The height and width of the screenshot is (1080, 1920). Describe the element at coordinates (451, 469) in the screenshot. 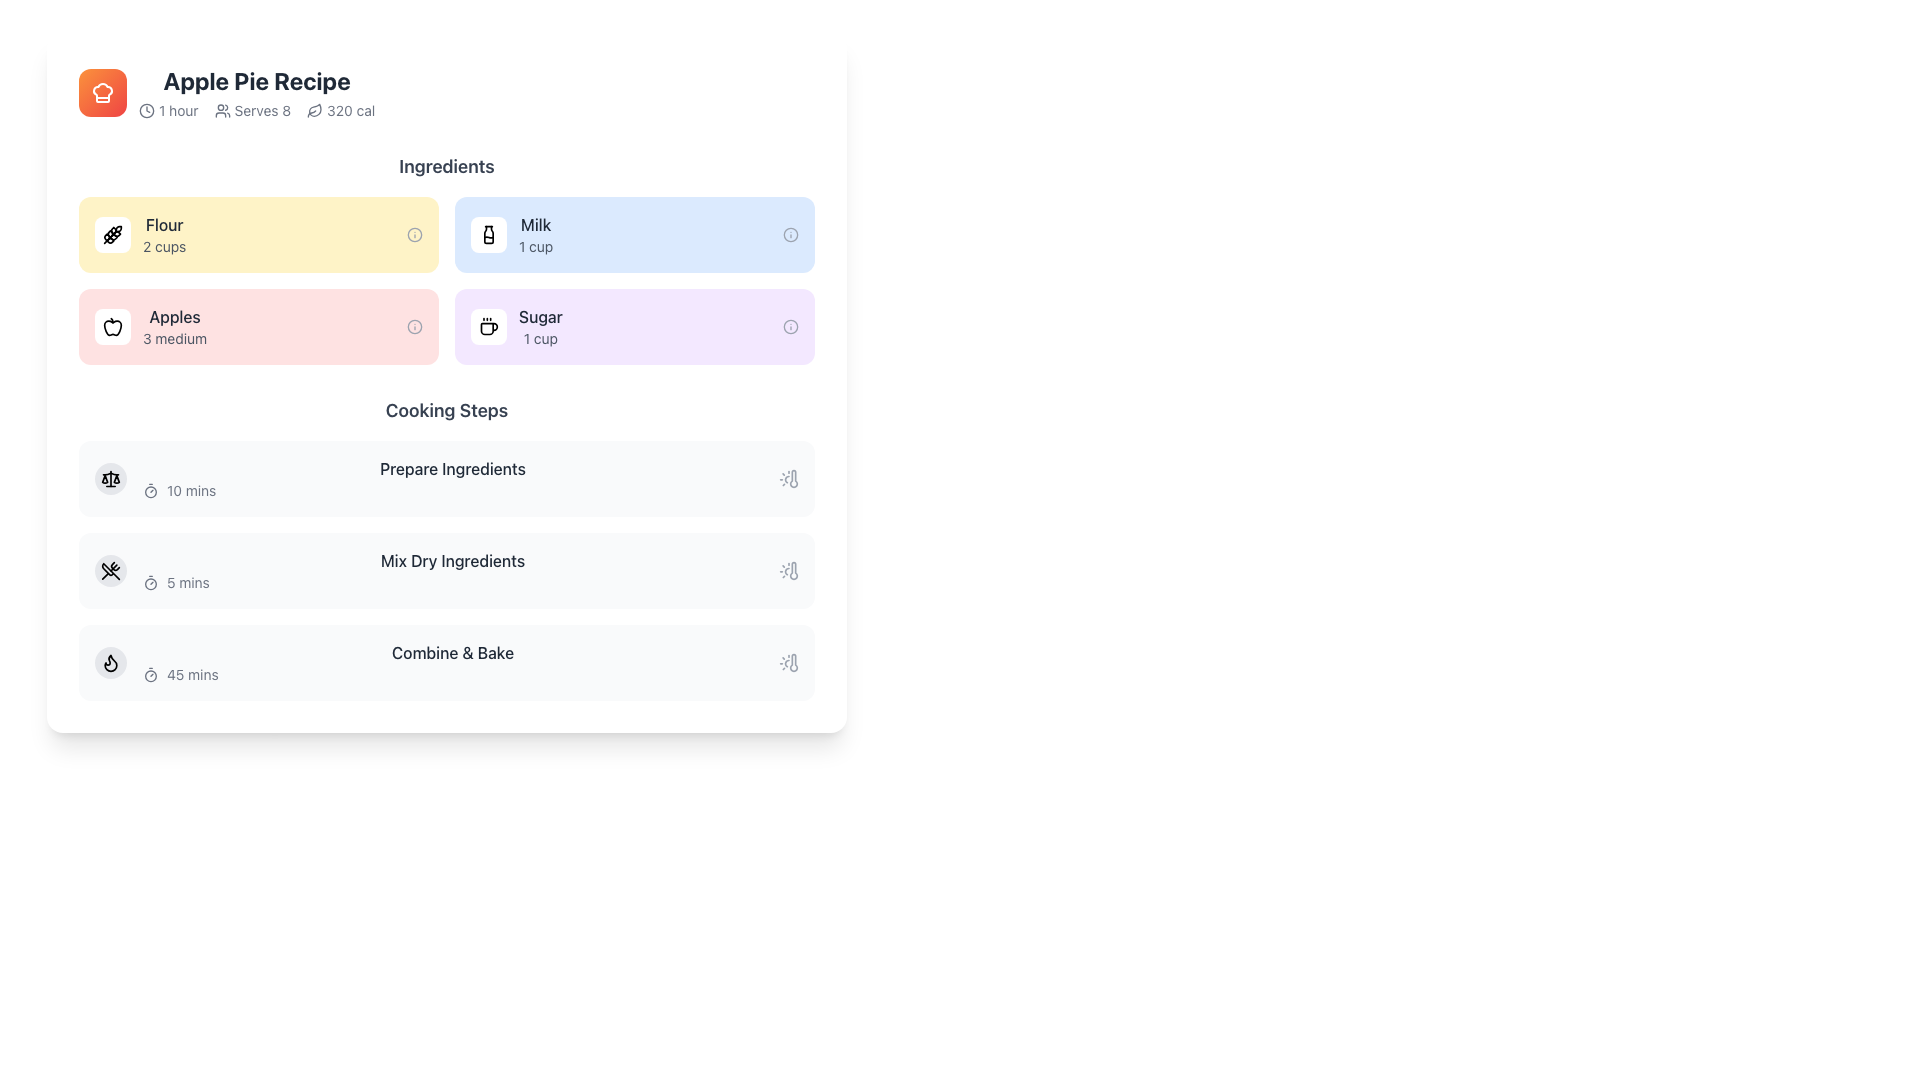

I see `the title text of the first step in the cooking process, which is centrally aligned in the 'Cooking Steps' section and located just below the '10 mins' icon` at that location.